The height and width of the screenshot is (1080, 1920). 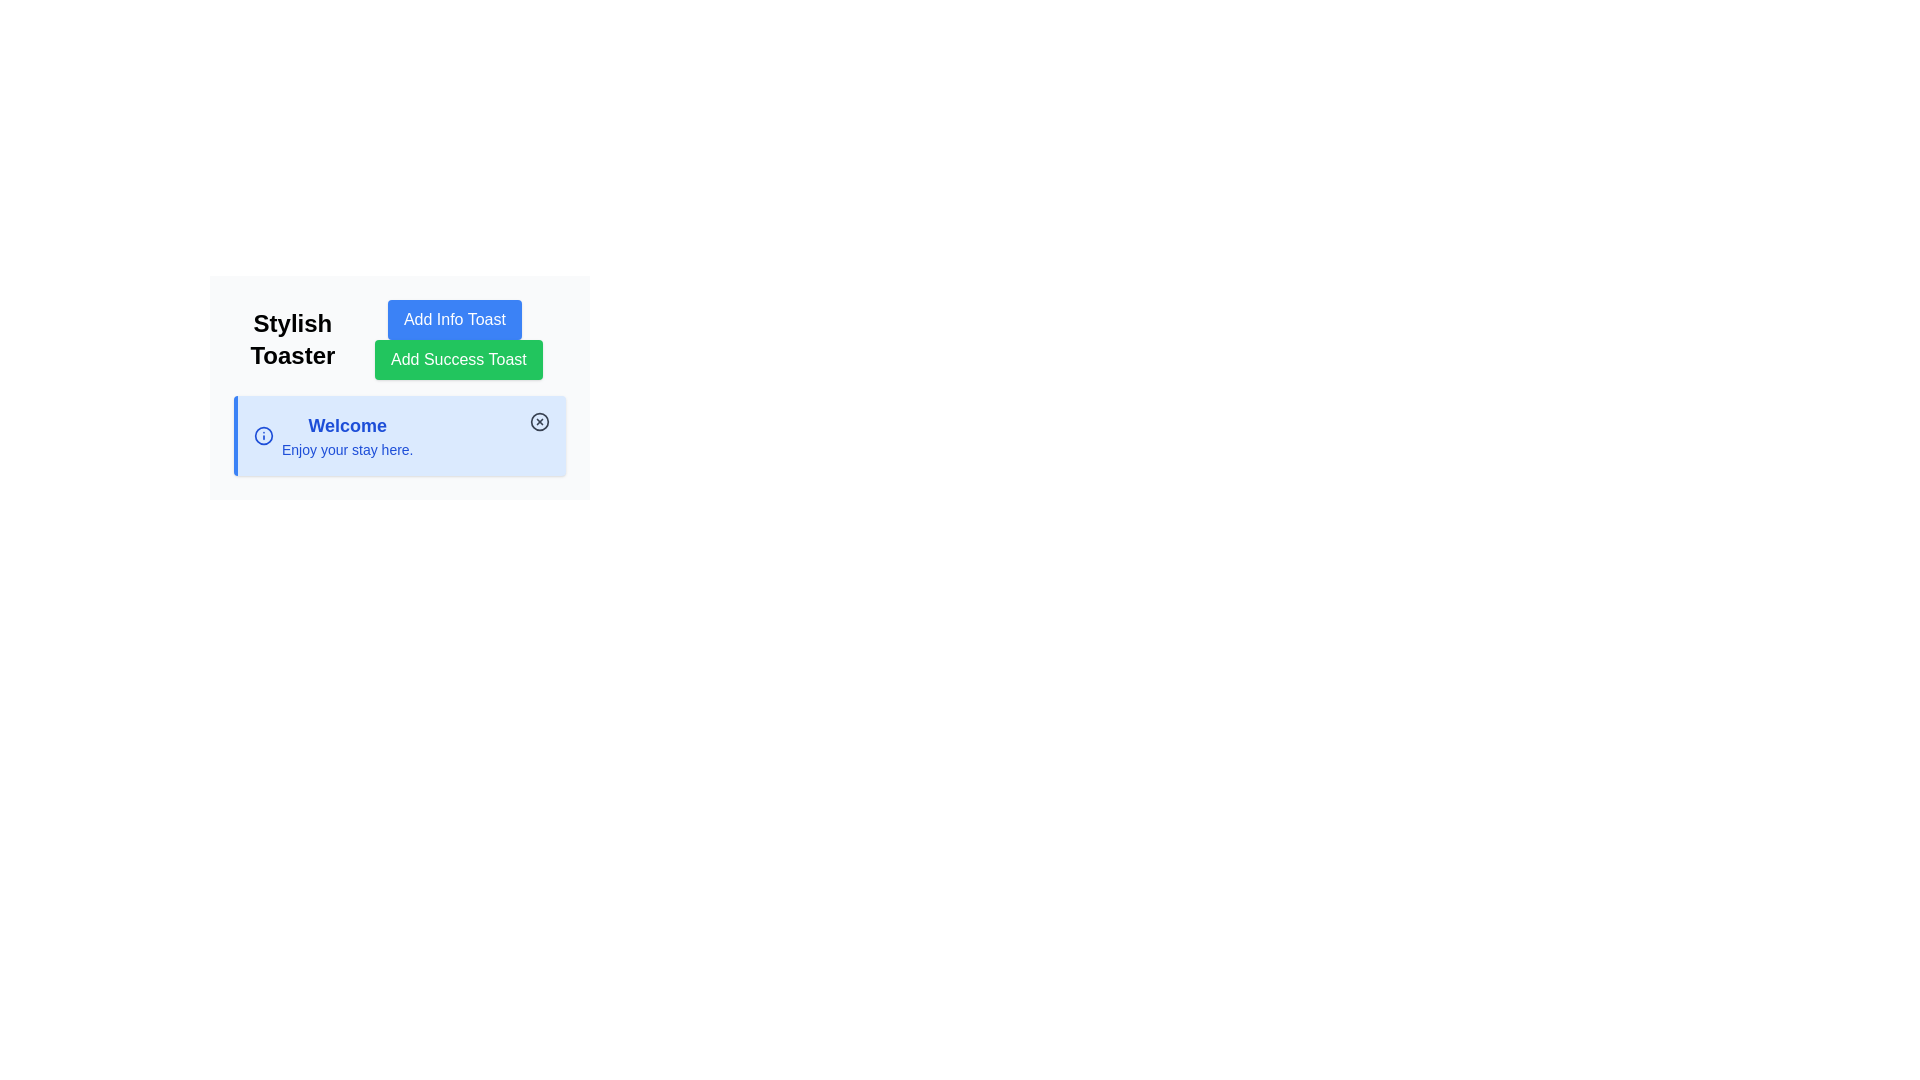 What do you see at coordinates (263, 434) in the screenshot?
I see `the outermost circular icon component located at the bottom-right of the notification area` at bounding box center [263, 434].